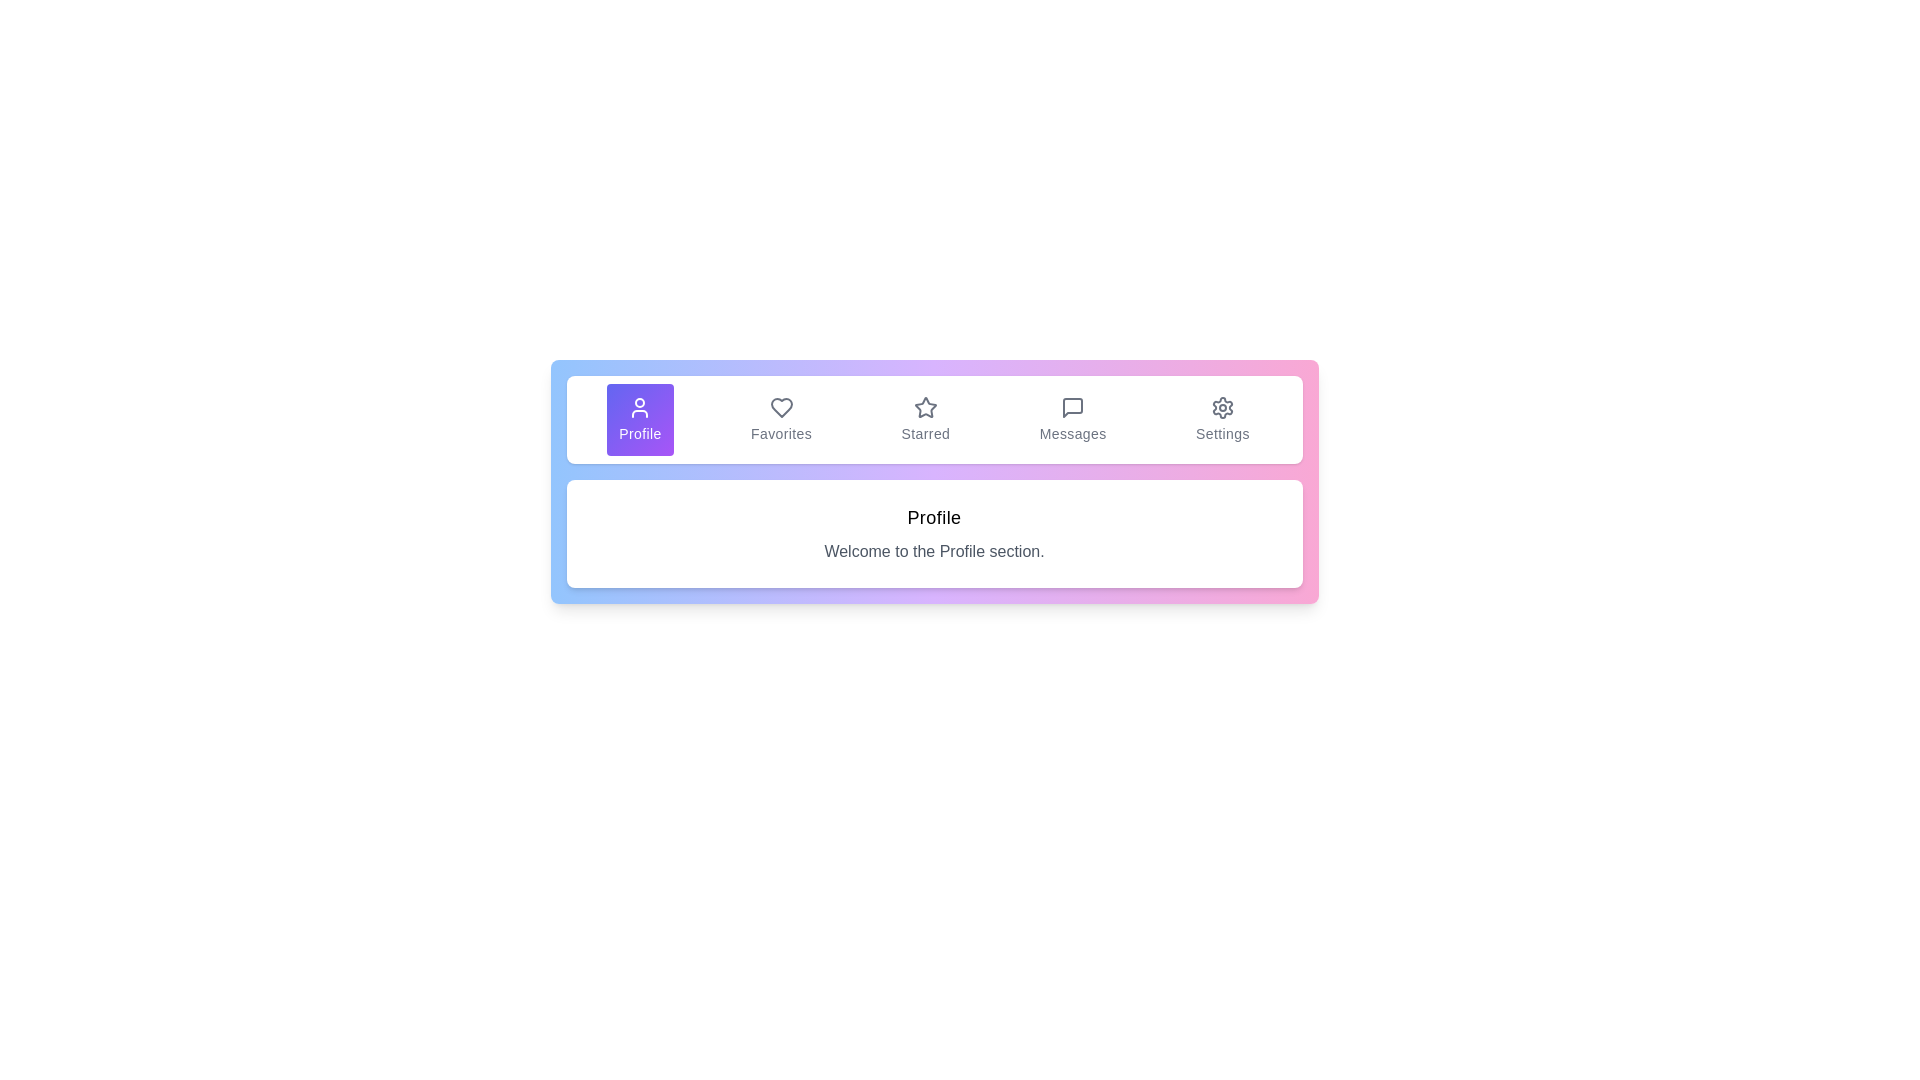 This screenshot has width=1920, height=1080. What do you see at coordinates (924, 419) in the screenshot?
I see `the tab labeled Starred` at bounding box center [924, 419].